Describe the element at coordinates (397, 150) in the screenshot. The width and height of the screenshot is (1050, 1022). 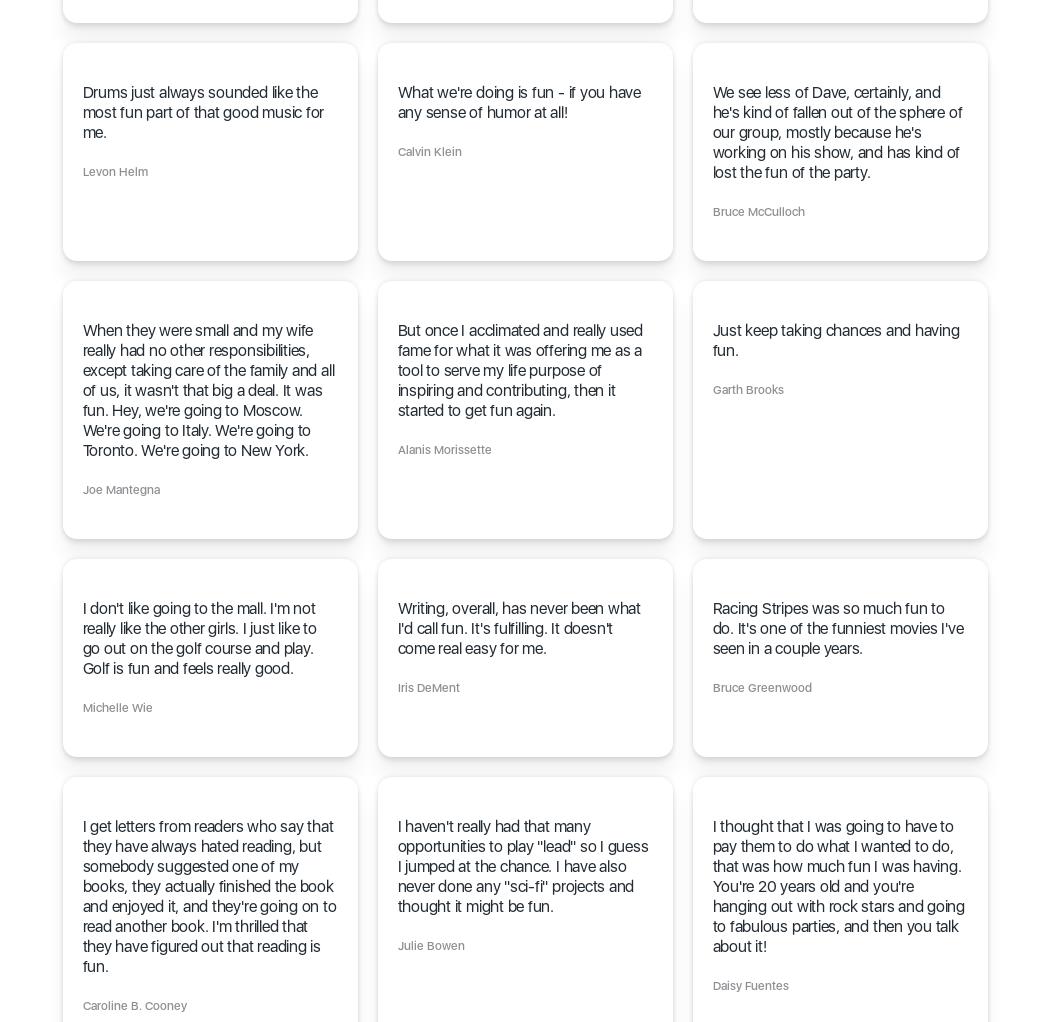
I see `'Calvin Klein'` at that location.